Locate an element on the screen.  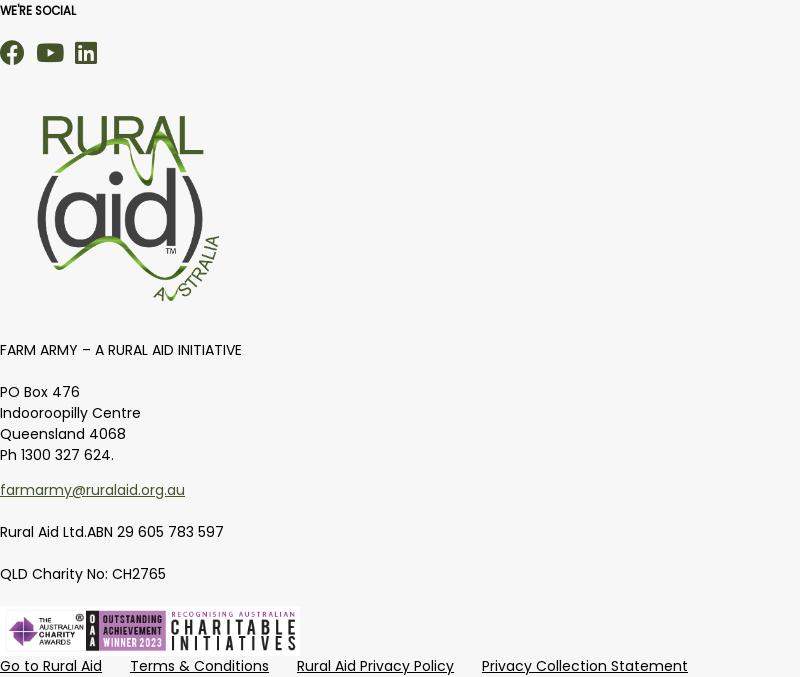
'PO Box 476' is located at coordinates (0, 391).